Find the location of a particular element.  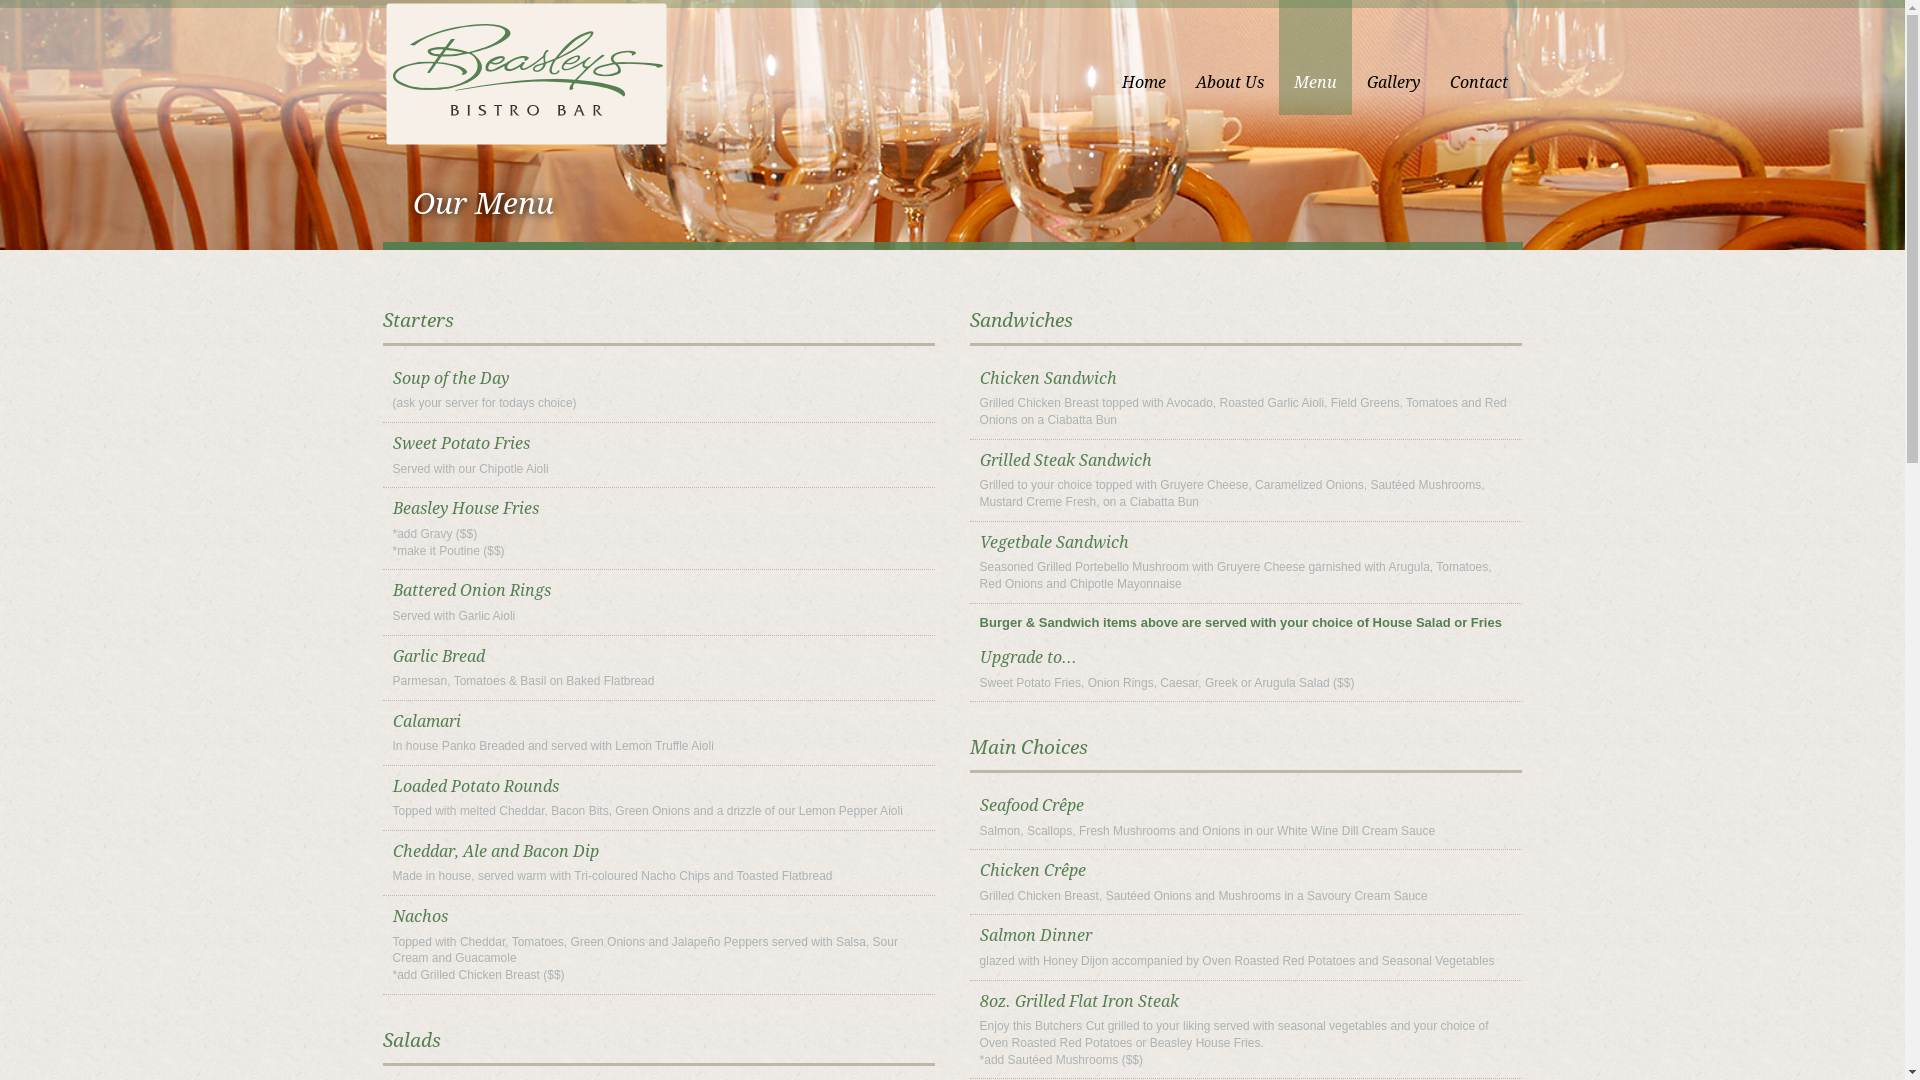

'Menu' is located at coordinates (1314, 56).